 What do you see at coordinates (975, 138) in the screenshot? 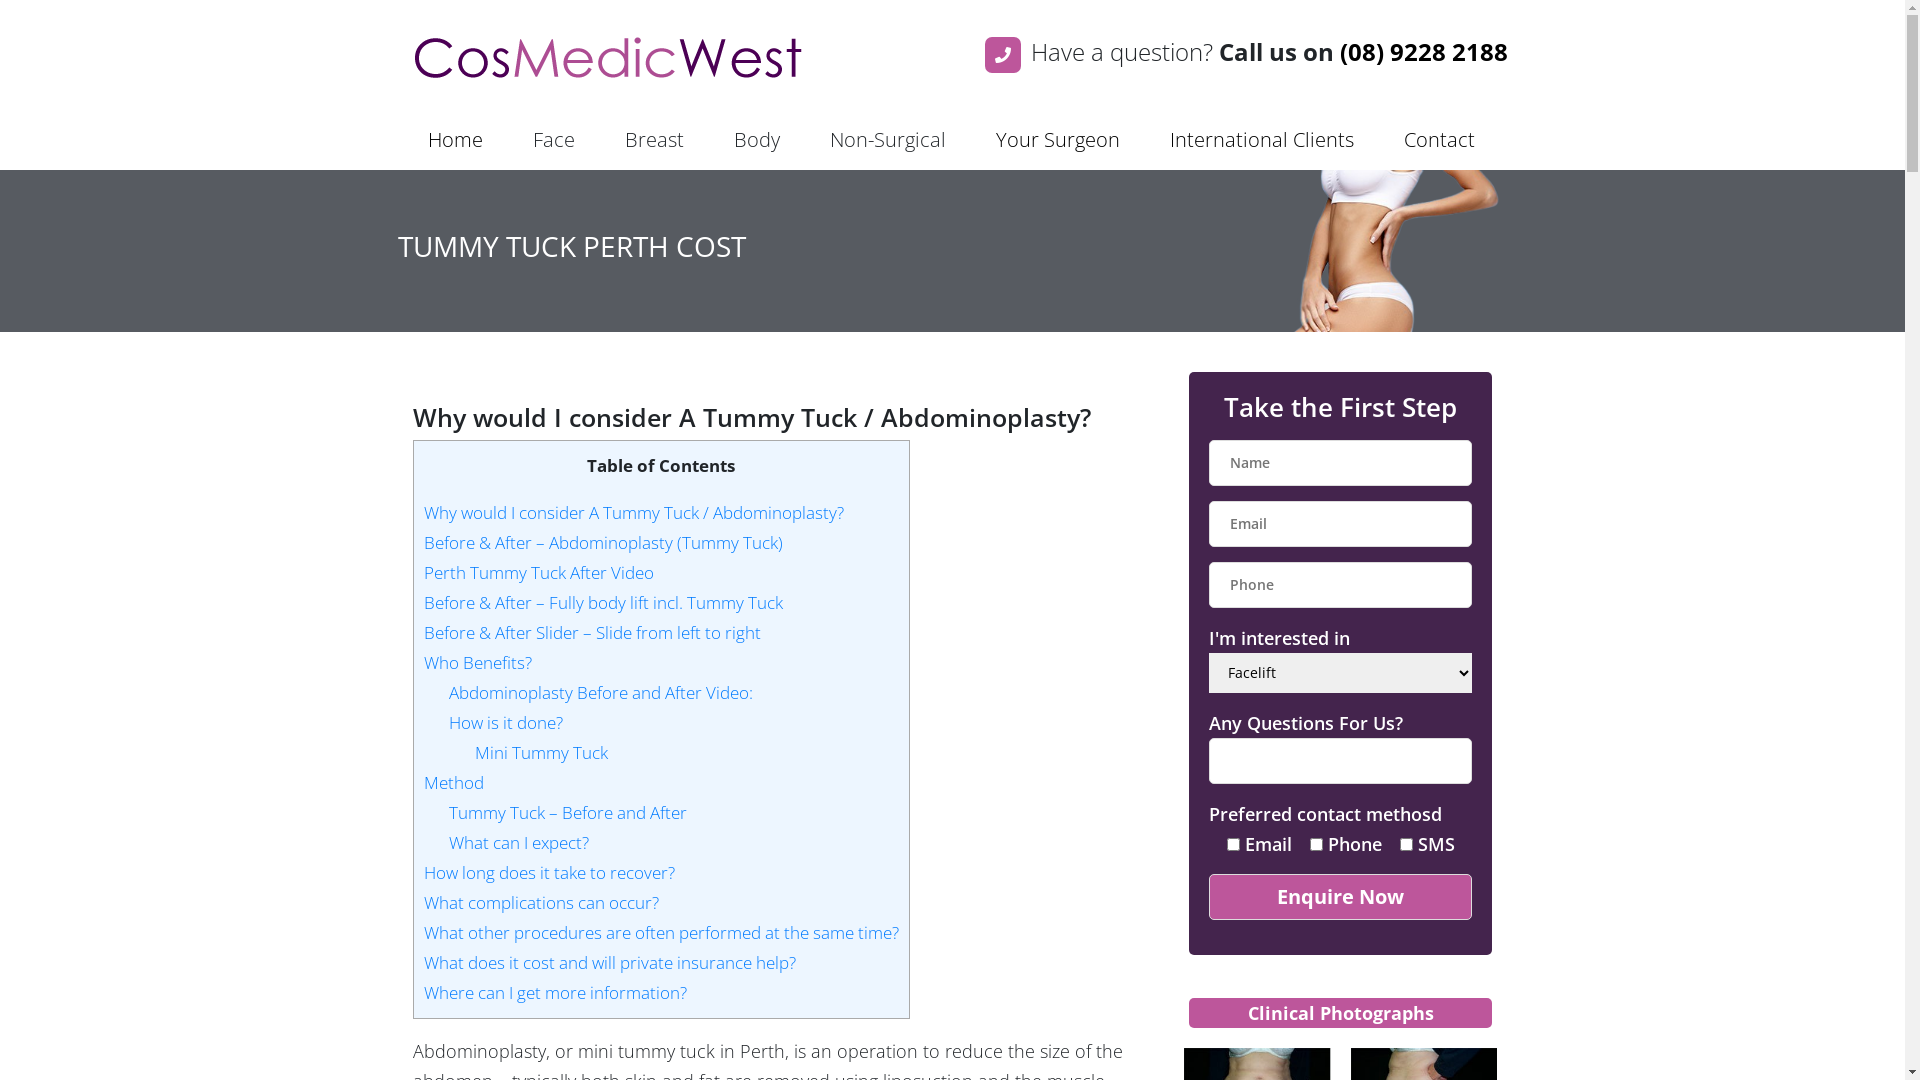
I see `'Your Surgeon'` at bounding box center [975, 138].